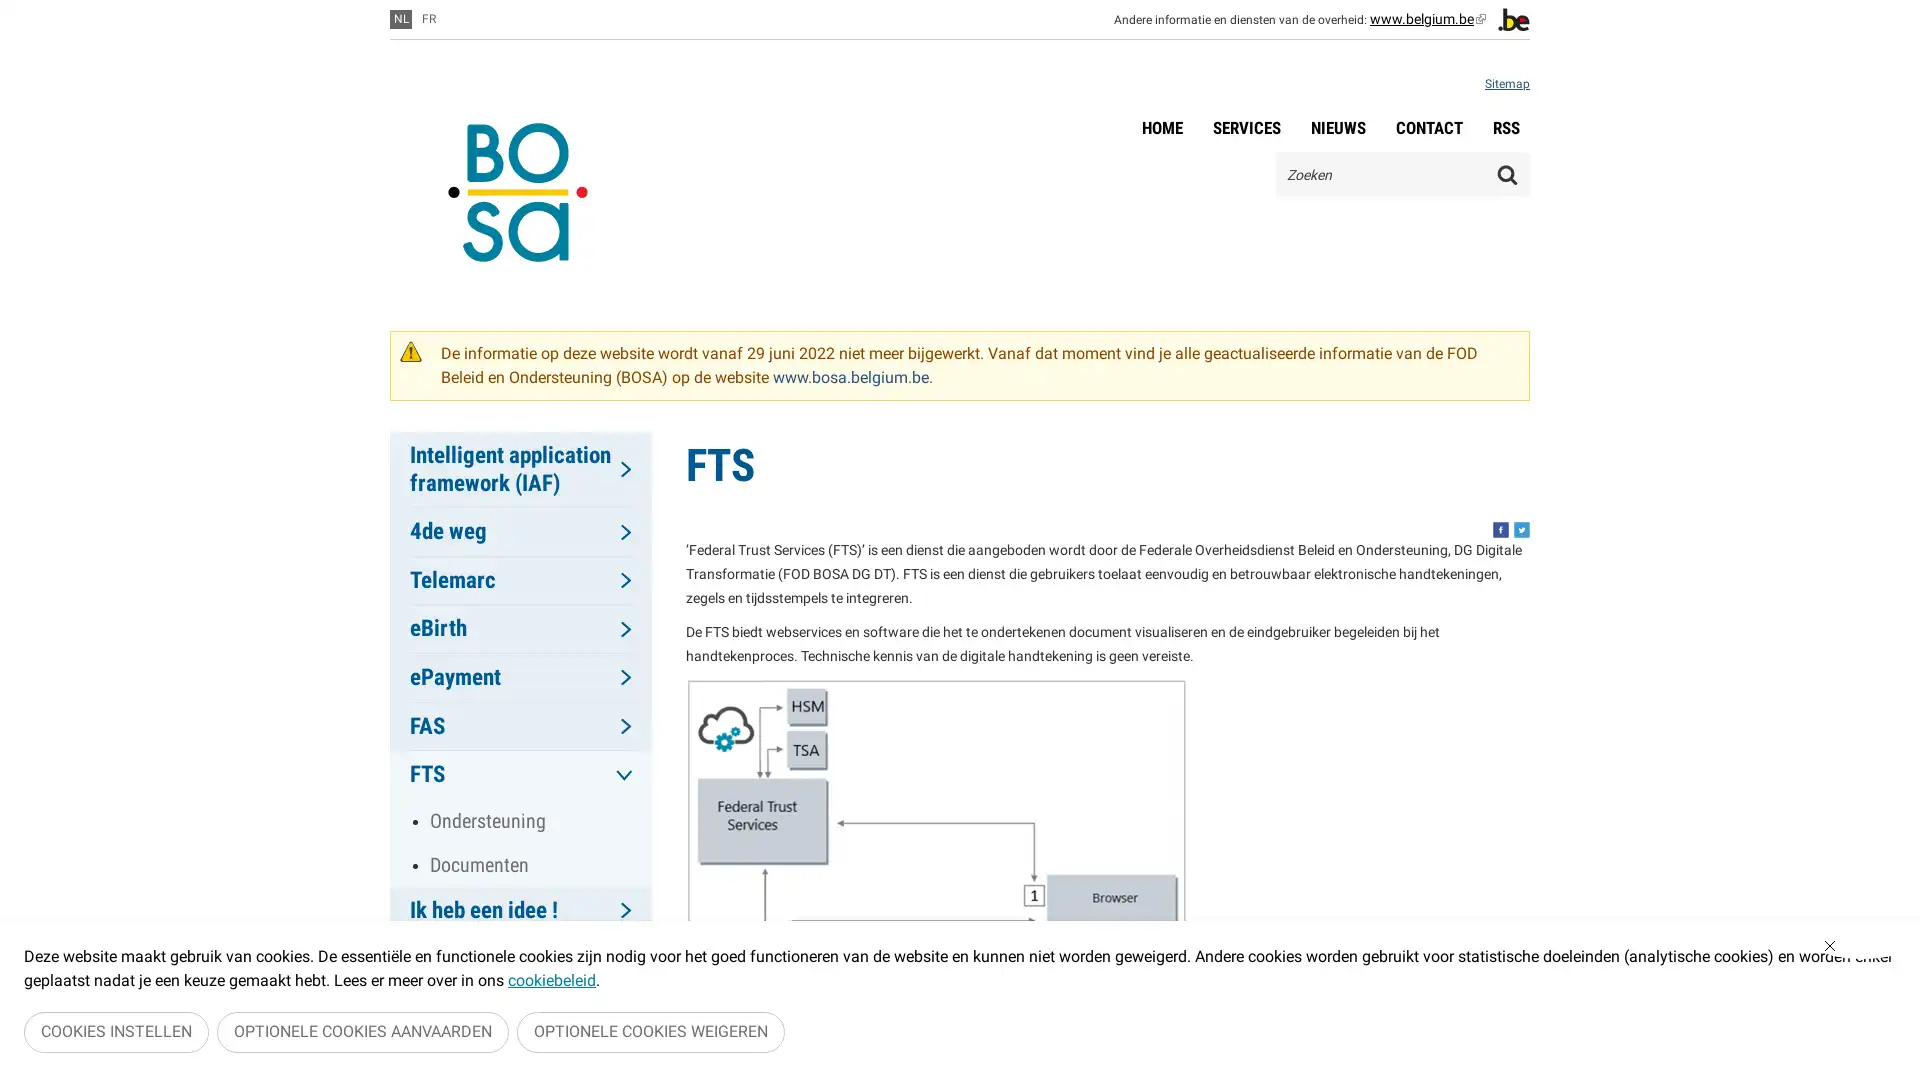  Describe the element at coordinates (115, 1034) in the screenshot. I see `COOKIES INSTELLEN` at that location.